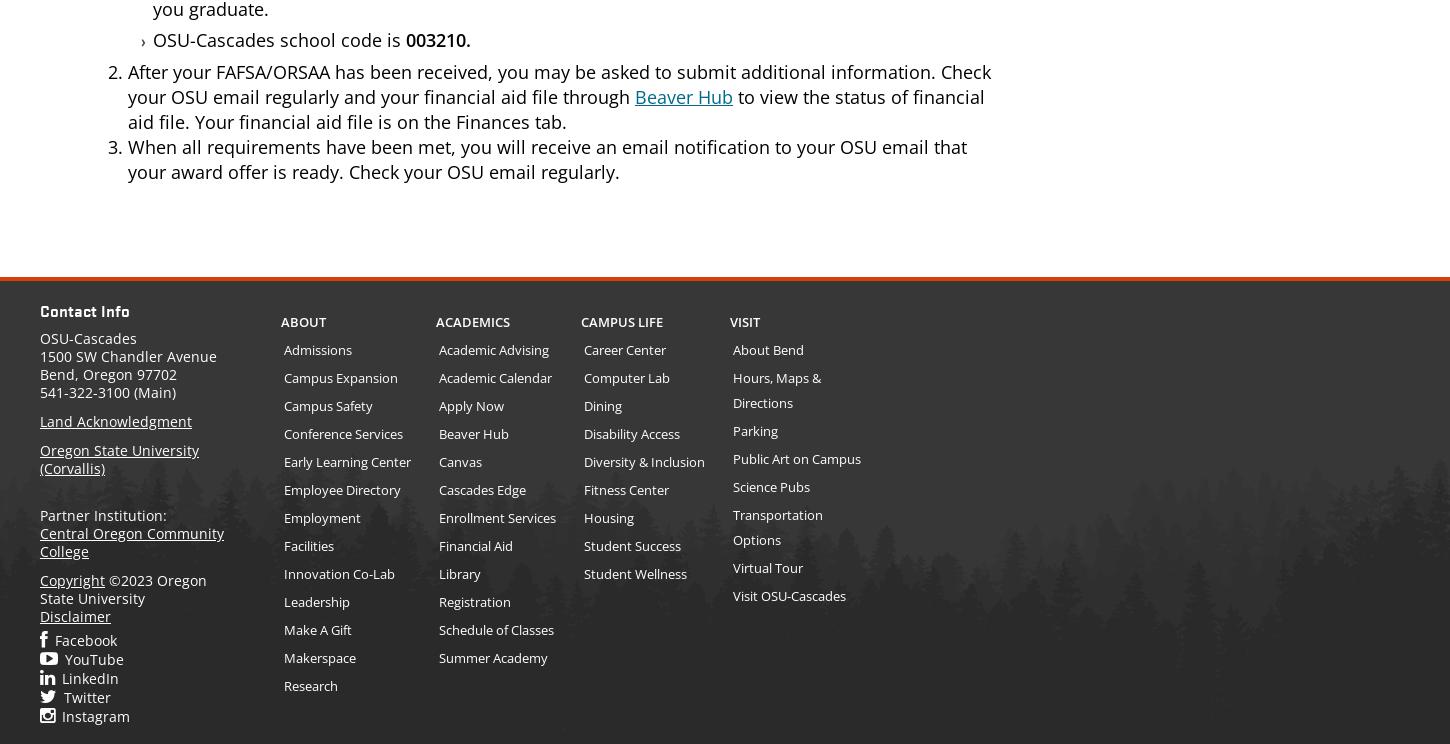  Describe the element at coordinates (547, 158) in the screenshot. I see `'When all requirements have been met, you will receive an email notification to your OSU email that your award offer is ready. Check your OSU email regularly.'` at that location.